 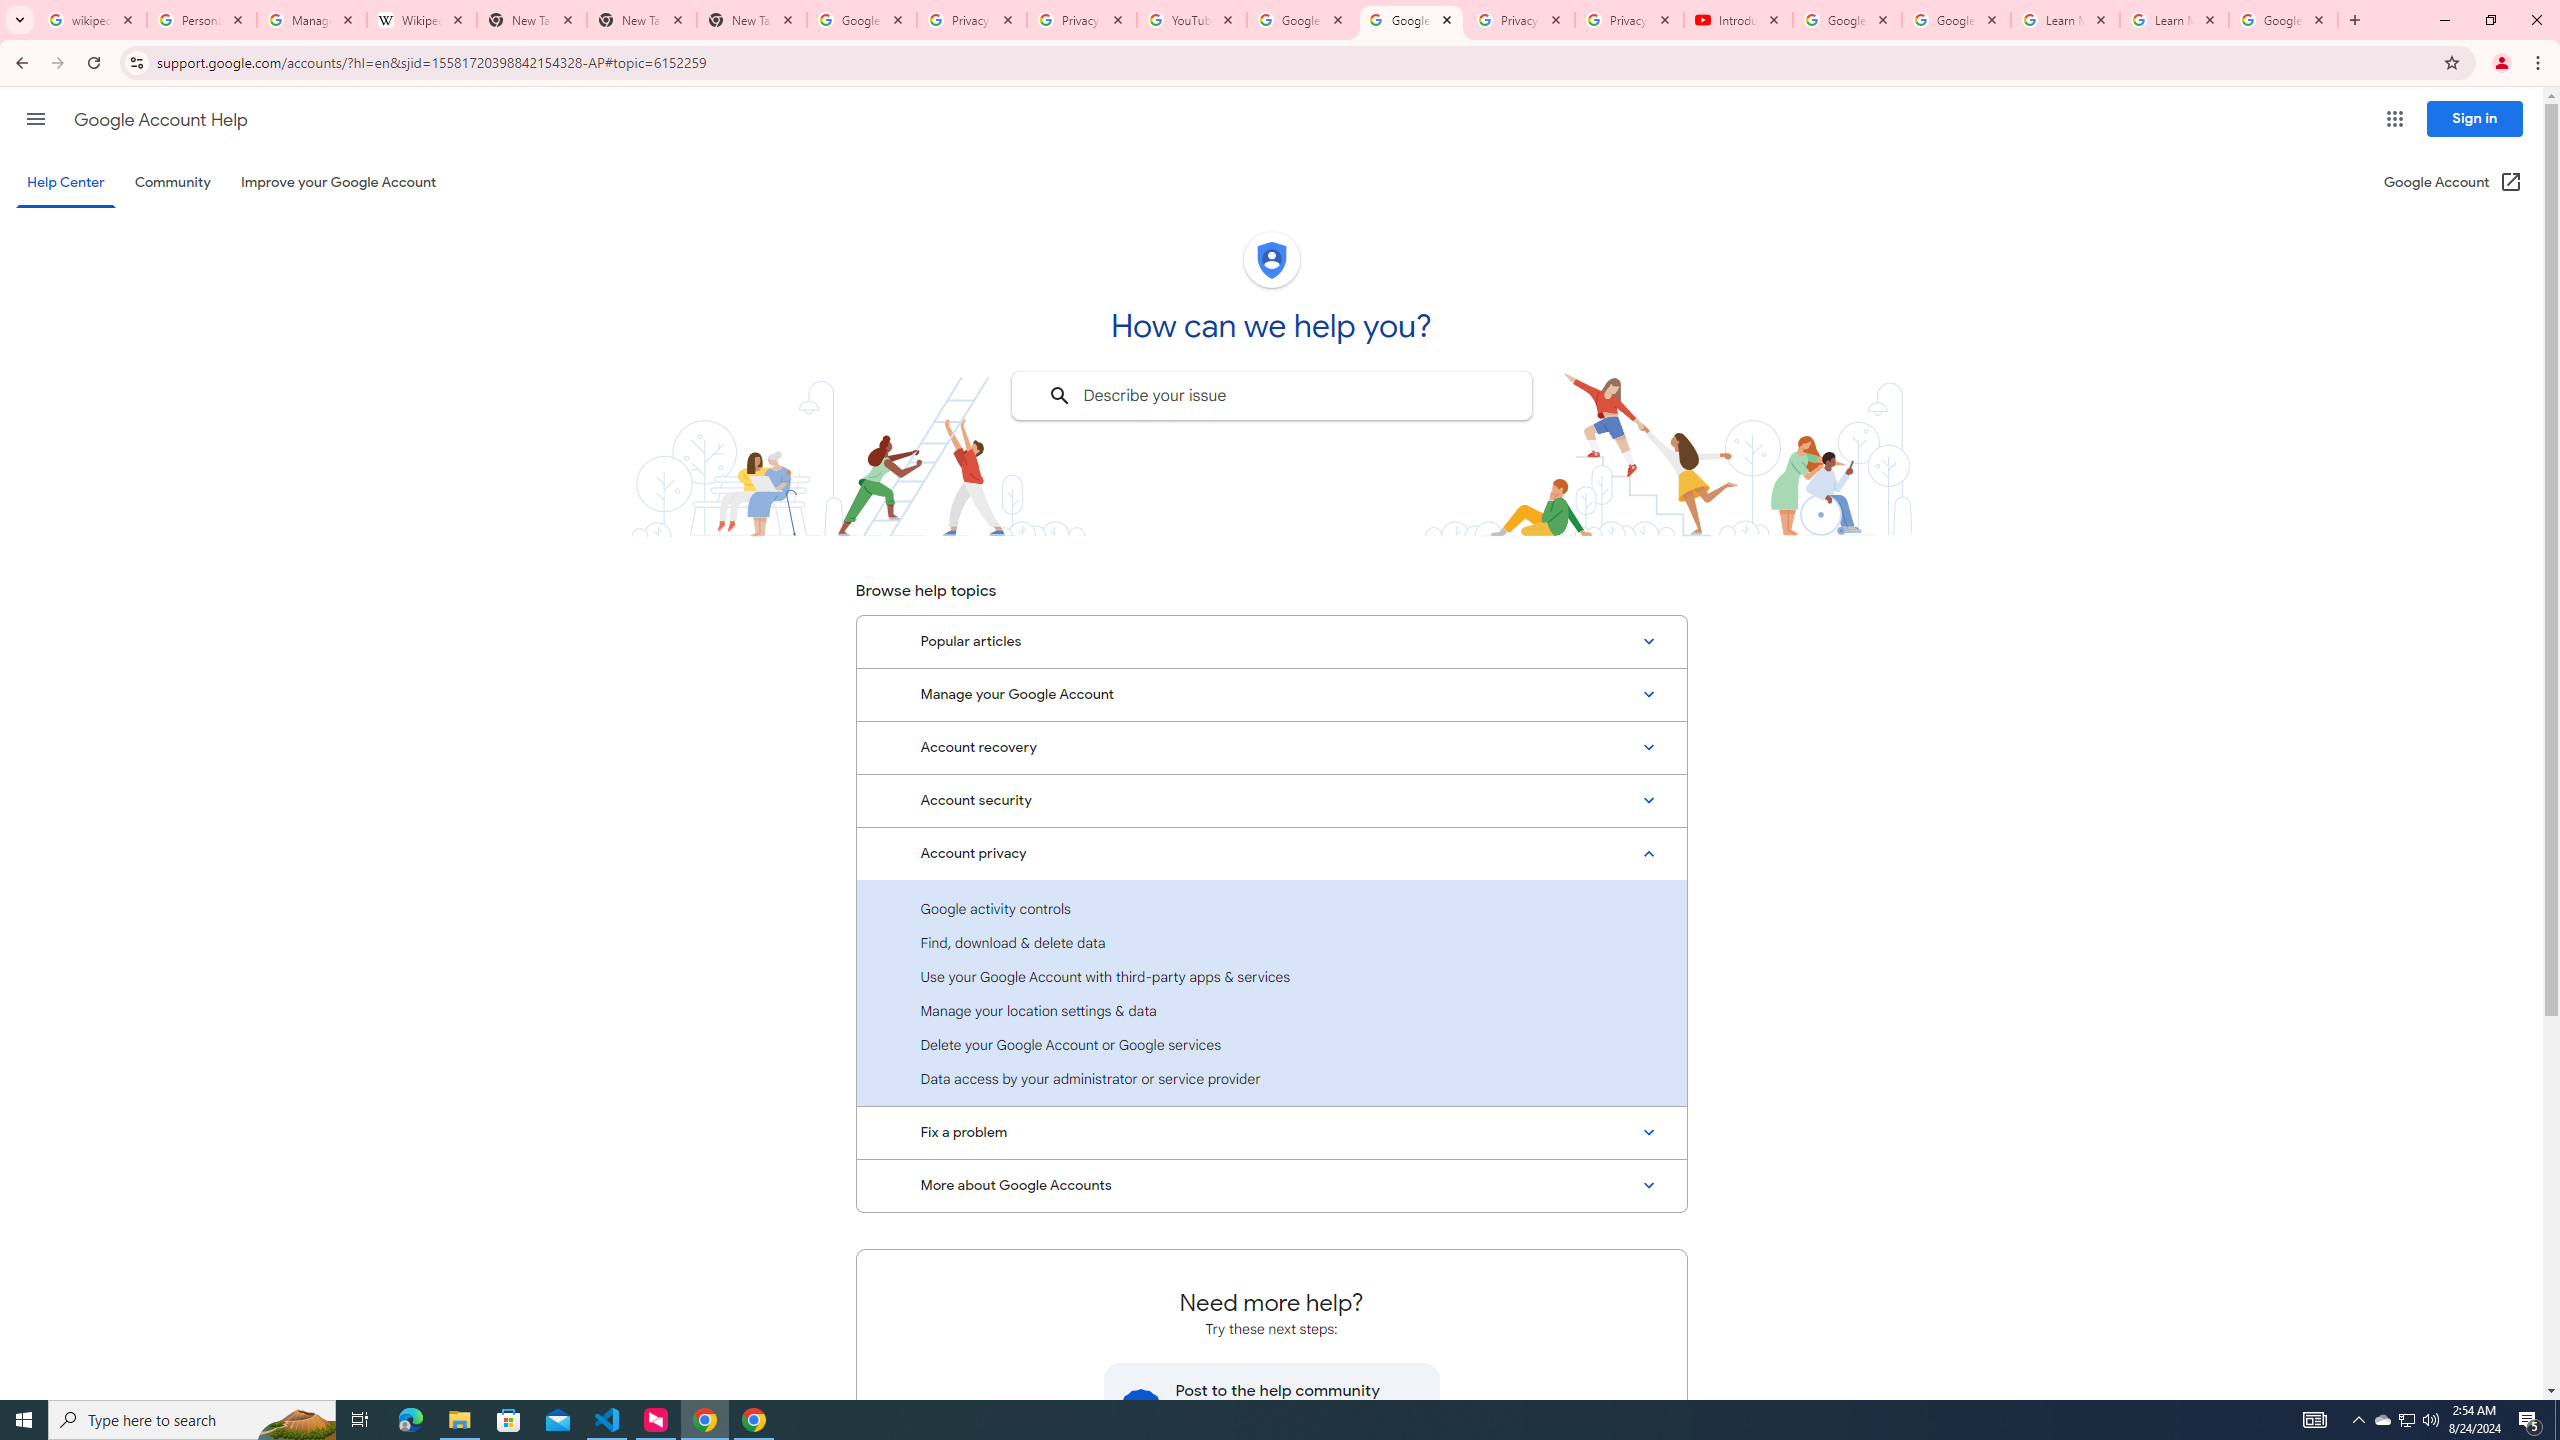 What do you see at coordinates (641, 19) in the screenshot?
I see `'New Tab'` at bounding box center [641, 19].